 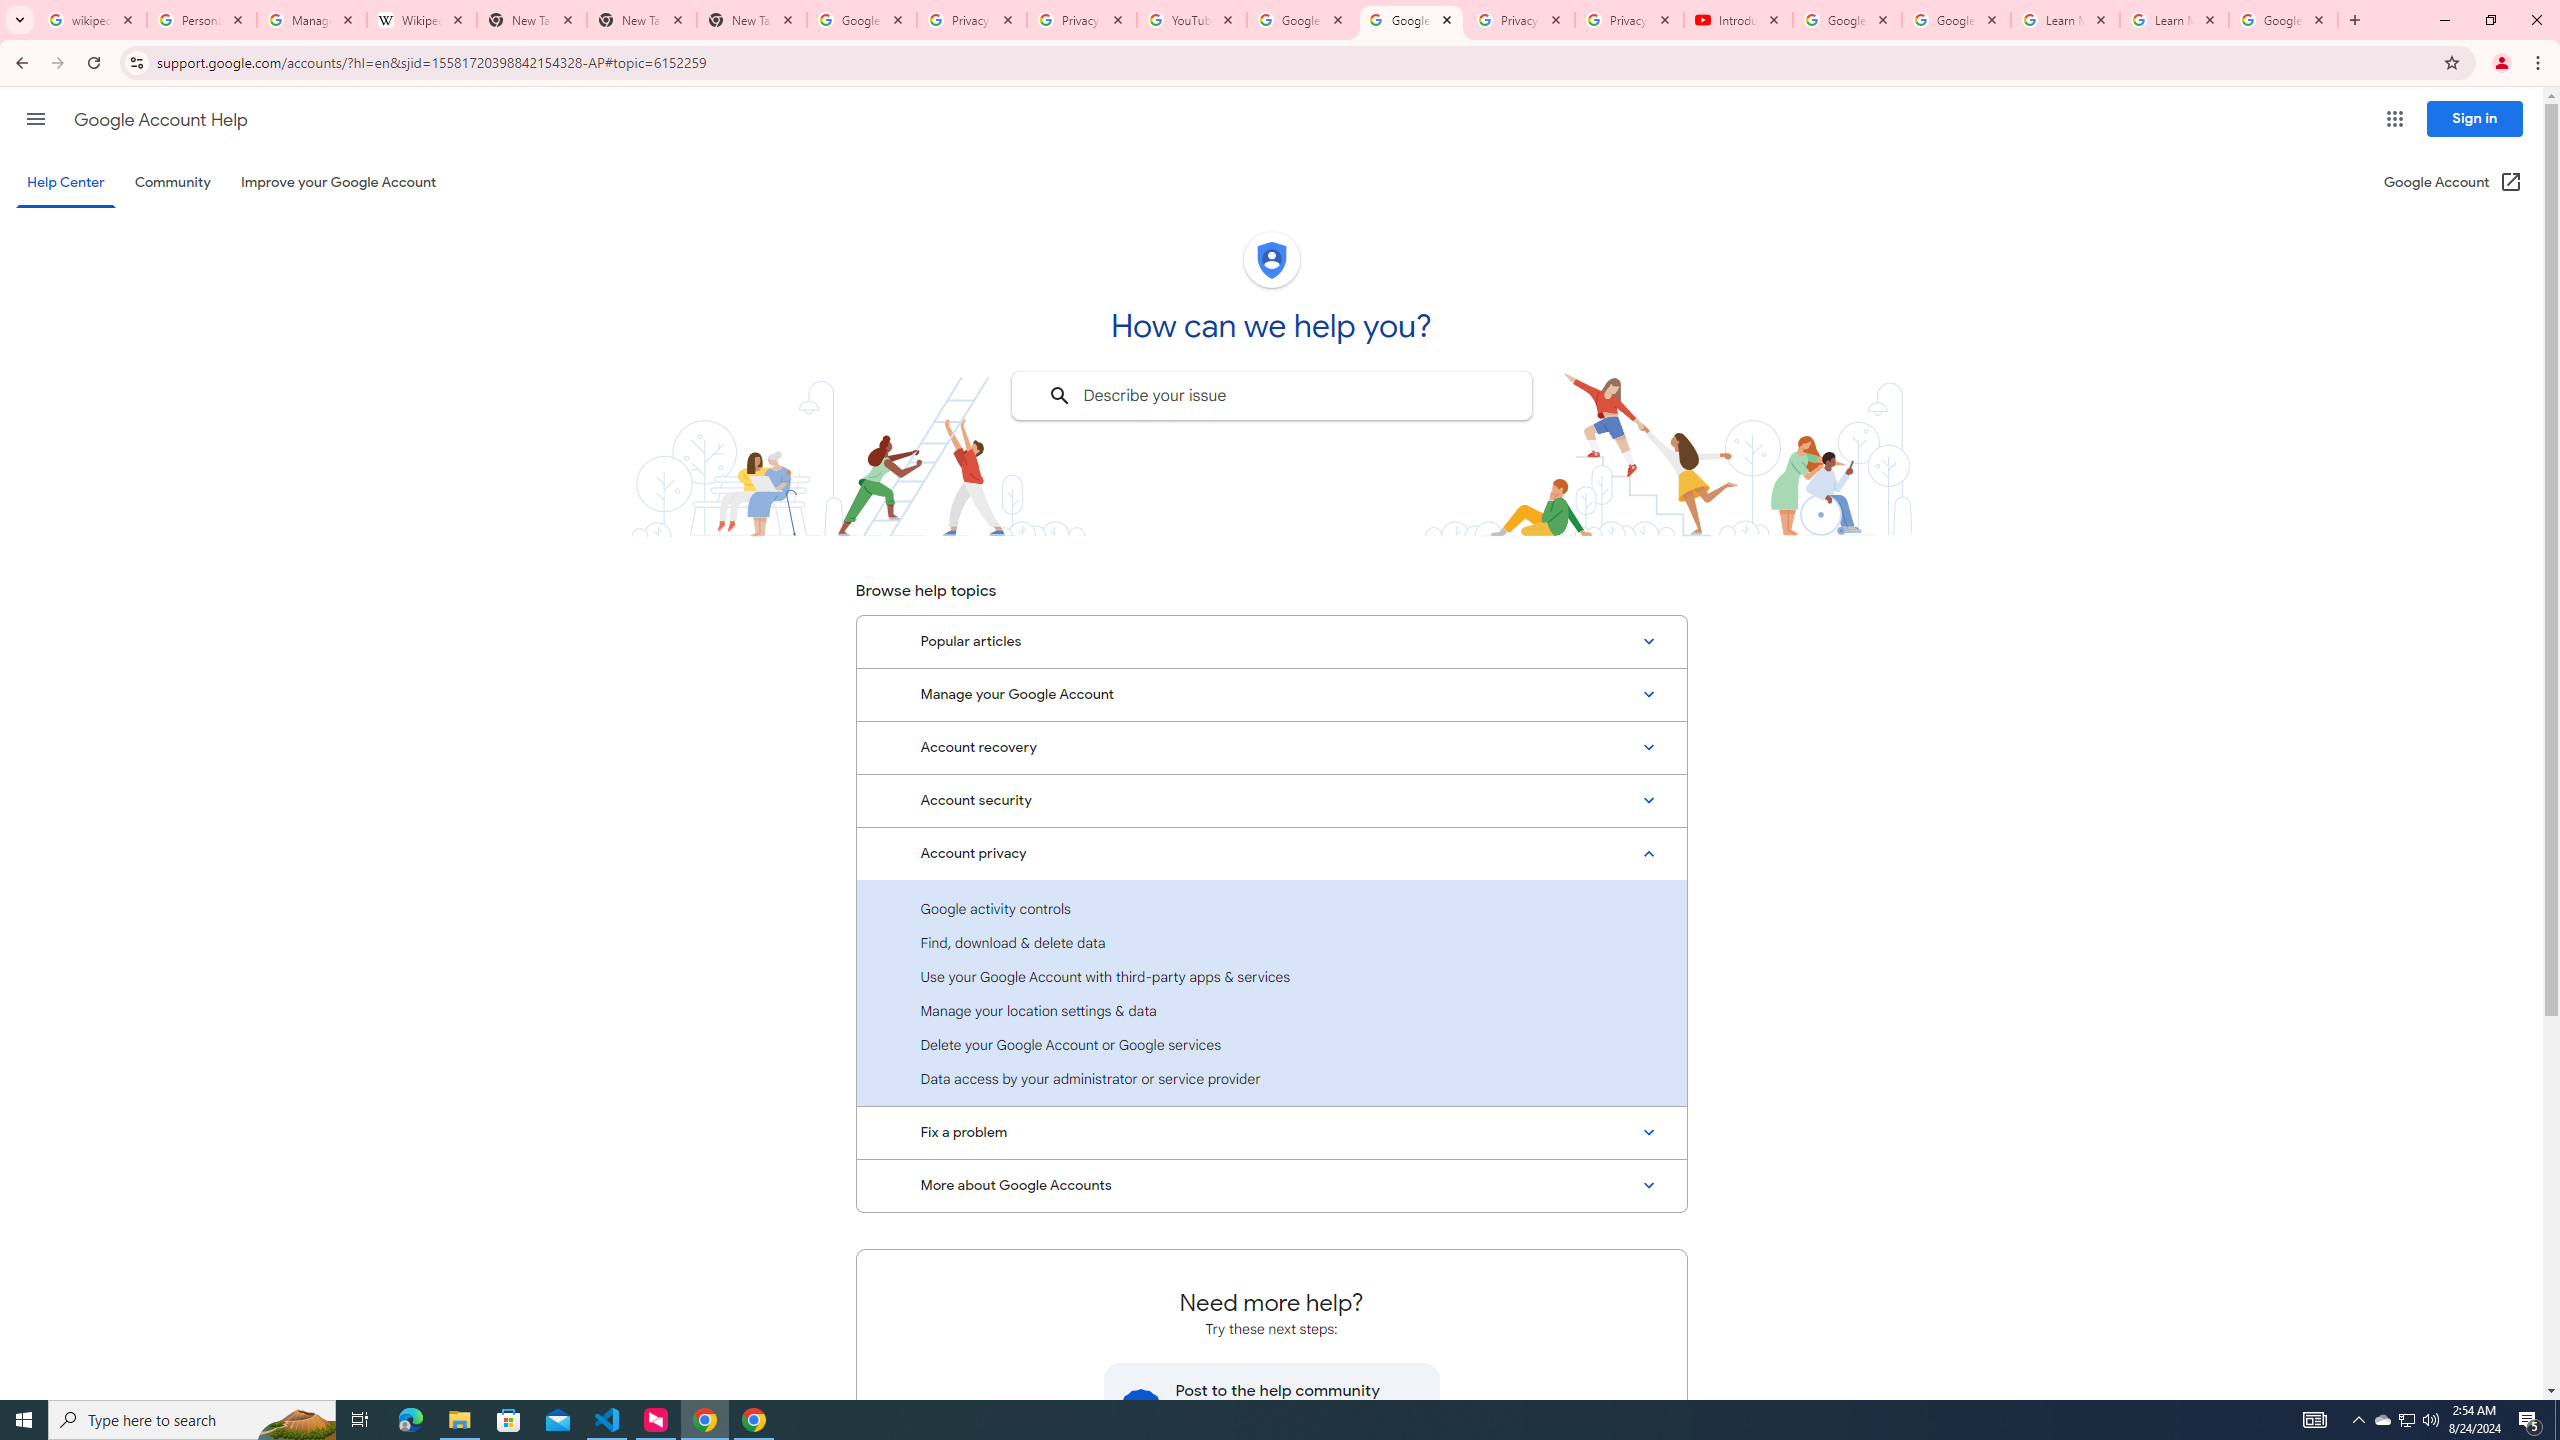 What do you see at coordinates (641, 19) in the screenshot?
I see `'New Tab'` at bounding box center [641, 19].